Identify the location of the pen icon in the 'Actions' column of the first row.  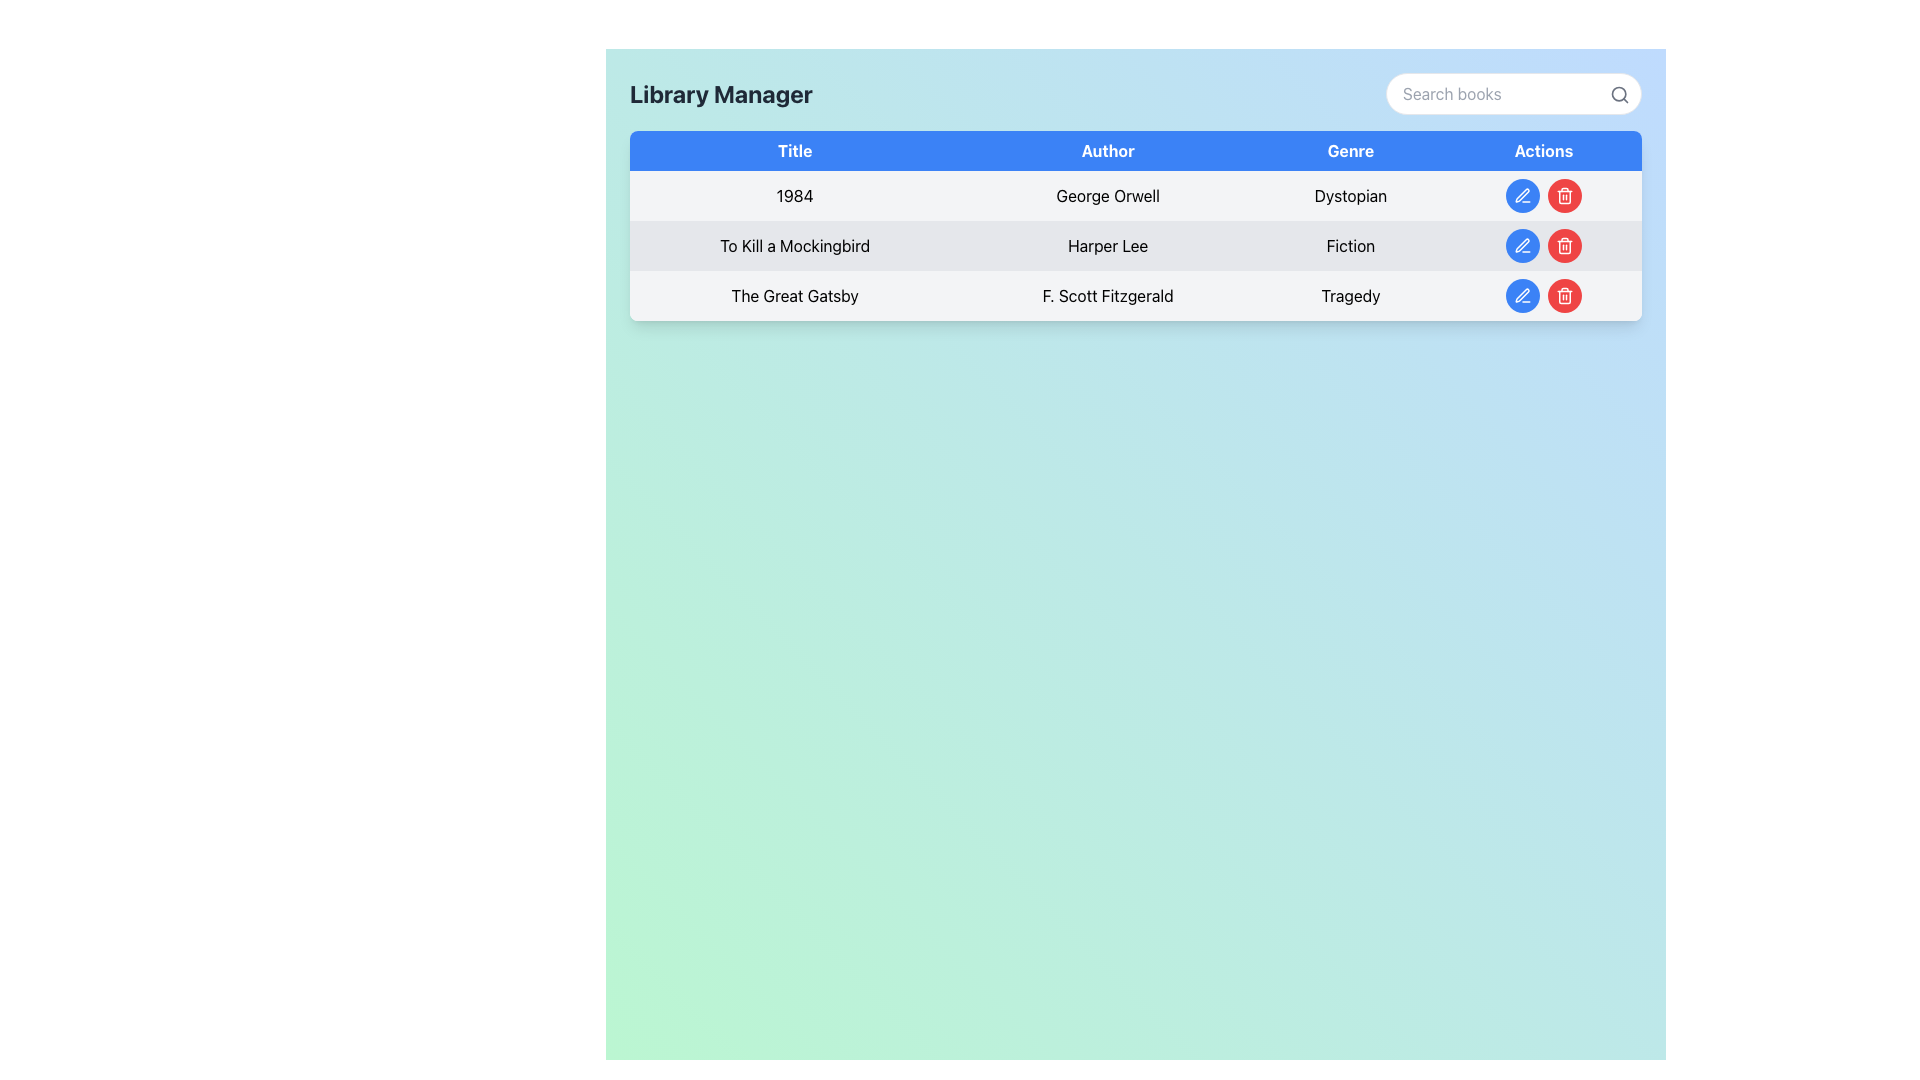
(1521, 195).